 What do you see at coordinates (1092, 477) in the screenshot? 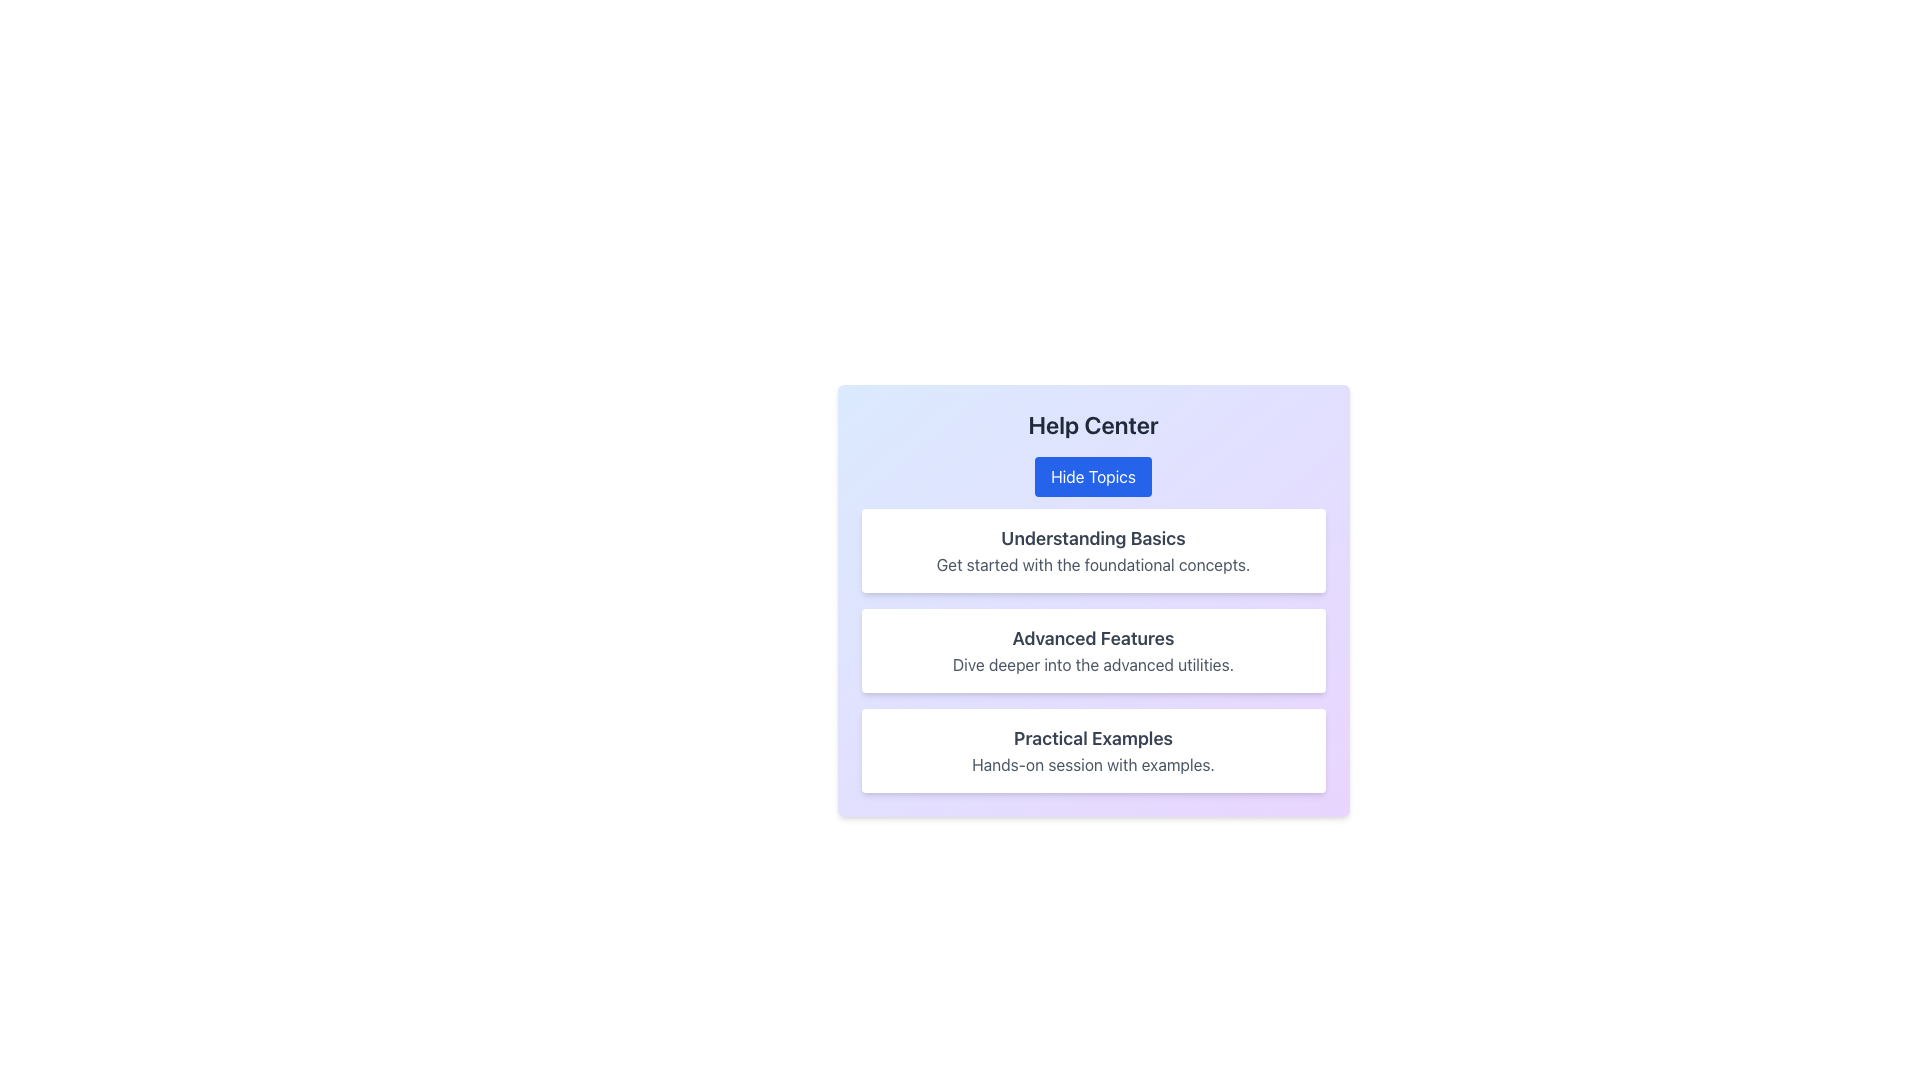
I see `the button located below the 'Help Center' heading` at bounding box center [1092, 477].